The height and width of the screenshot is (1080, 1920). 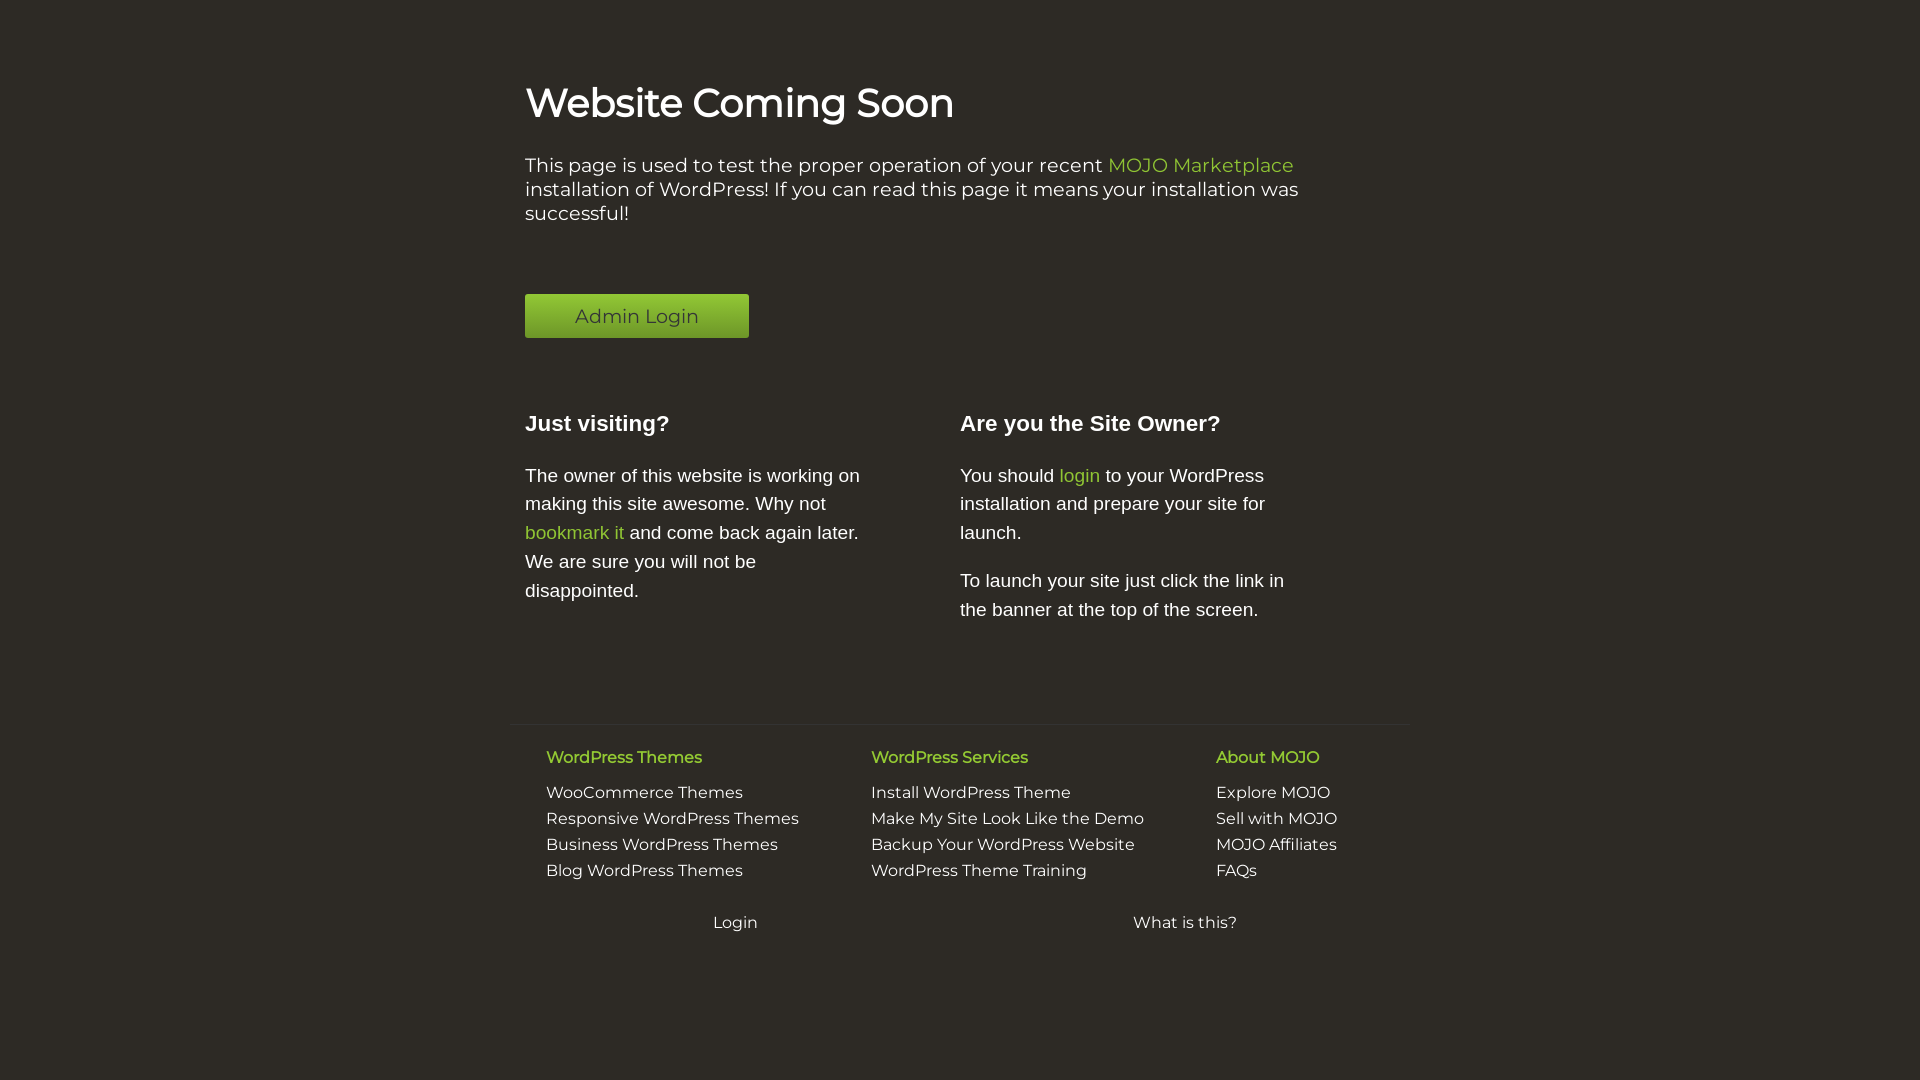 What do you see at coordinates (1003, 844) in the screenshot?
I see `'Backup Your WordPress Website'` at bounding box center [1003, 844].